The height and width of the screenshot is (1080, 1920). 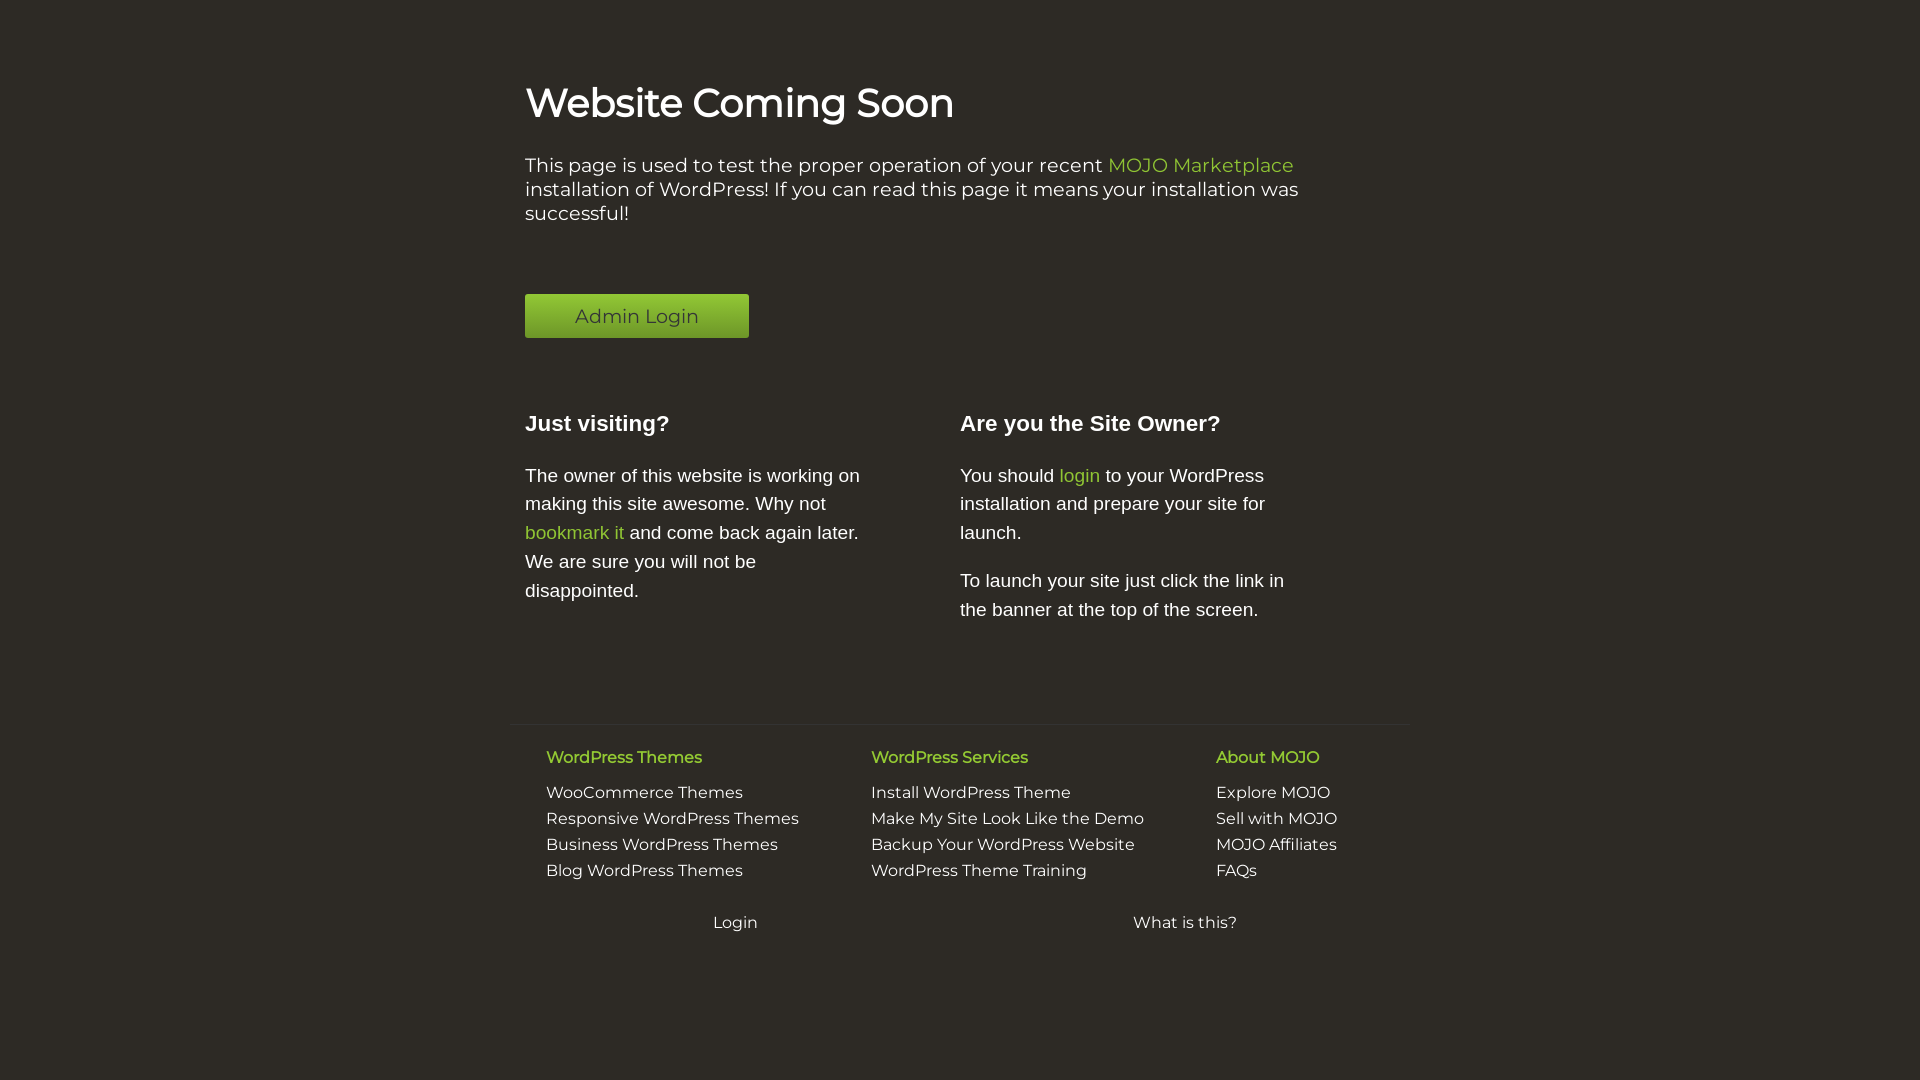 What do you see at coordinates (1003, 844) in the screenshot?
I see `'Backup Your WordPress Website'` at bounding box center [1003, 844].